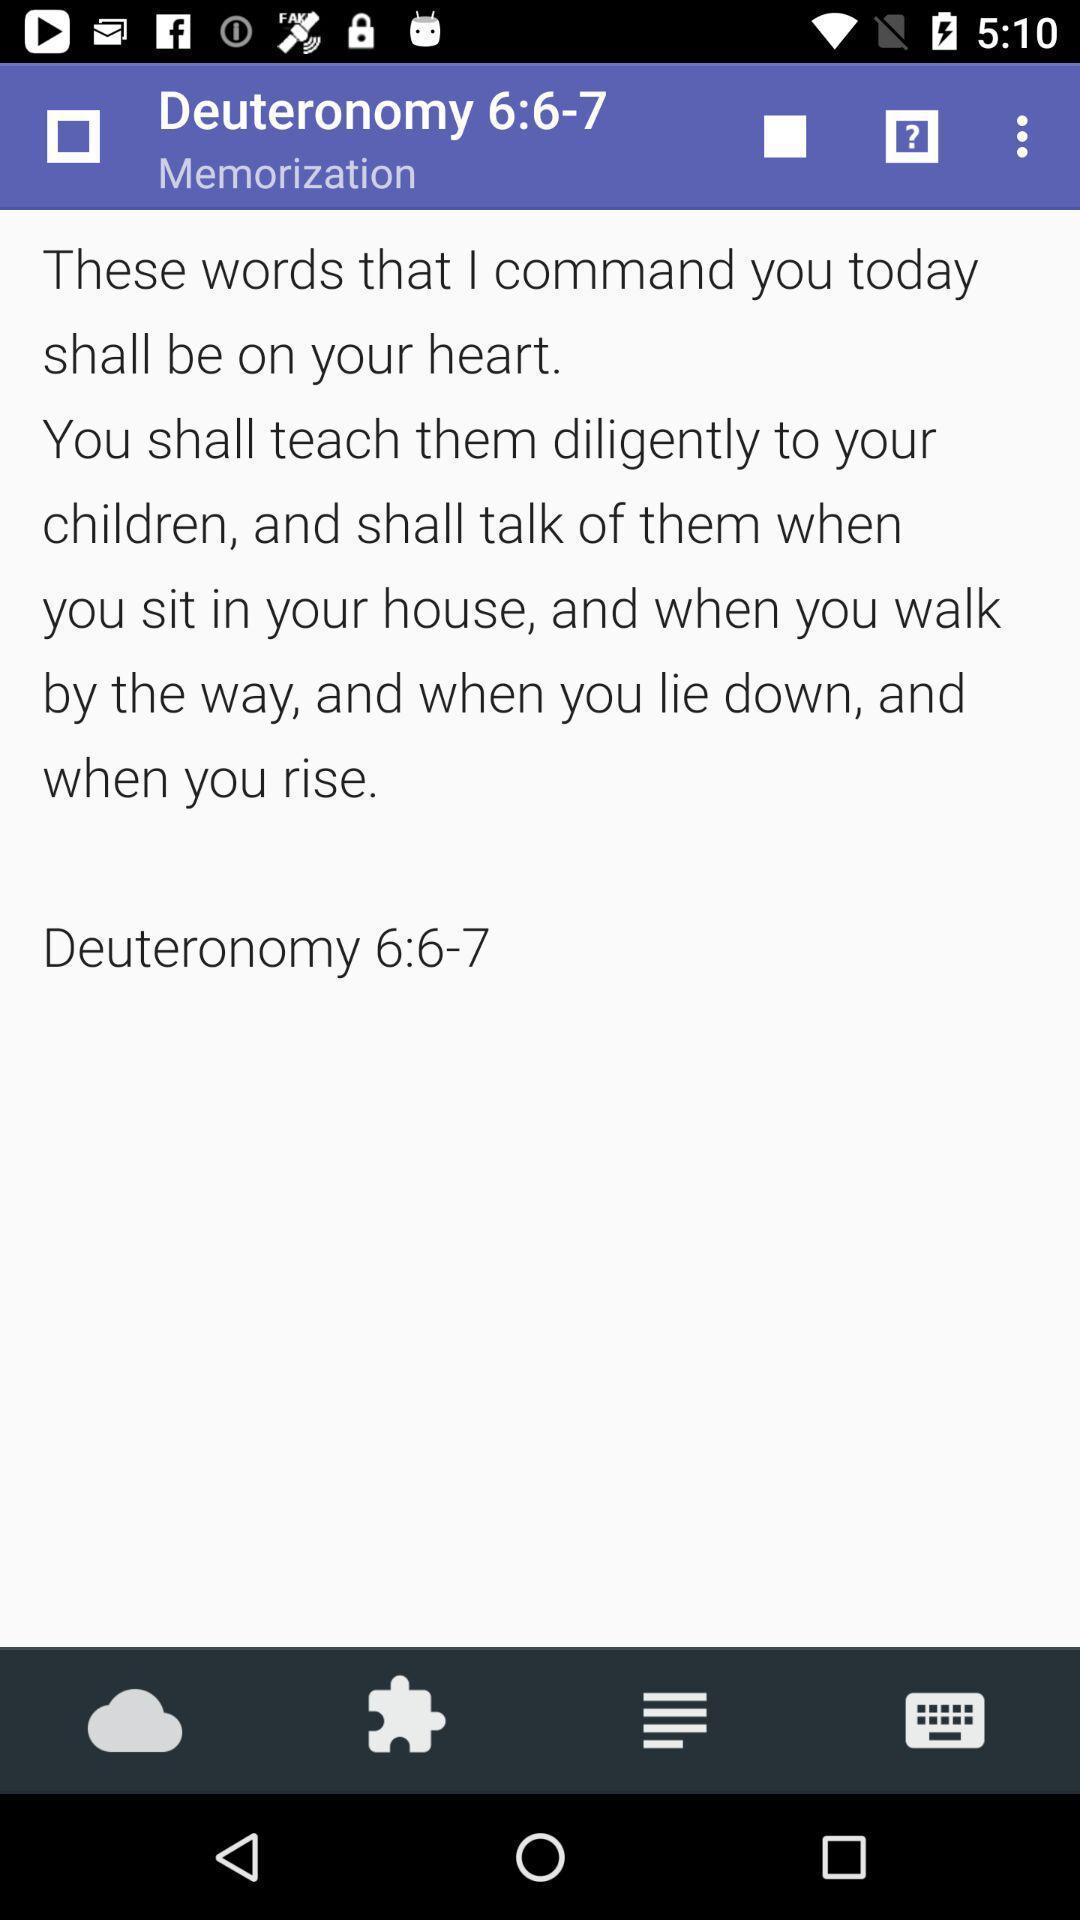 This screenshot has width=1080, height=1920. Describe the element at coordinates (784, 135) in the screenshot. I see `the item to the right of deuteronomy 6 6 item` at that location.